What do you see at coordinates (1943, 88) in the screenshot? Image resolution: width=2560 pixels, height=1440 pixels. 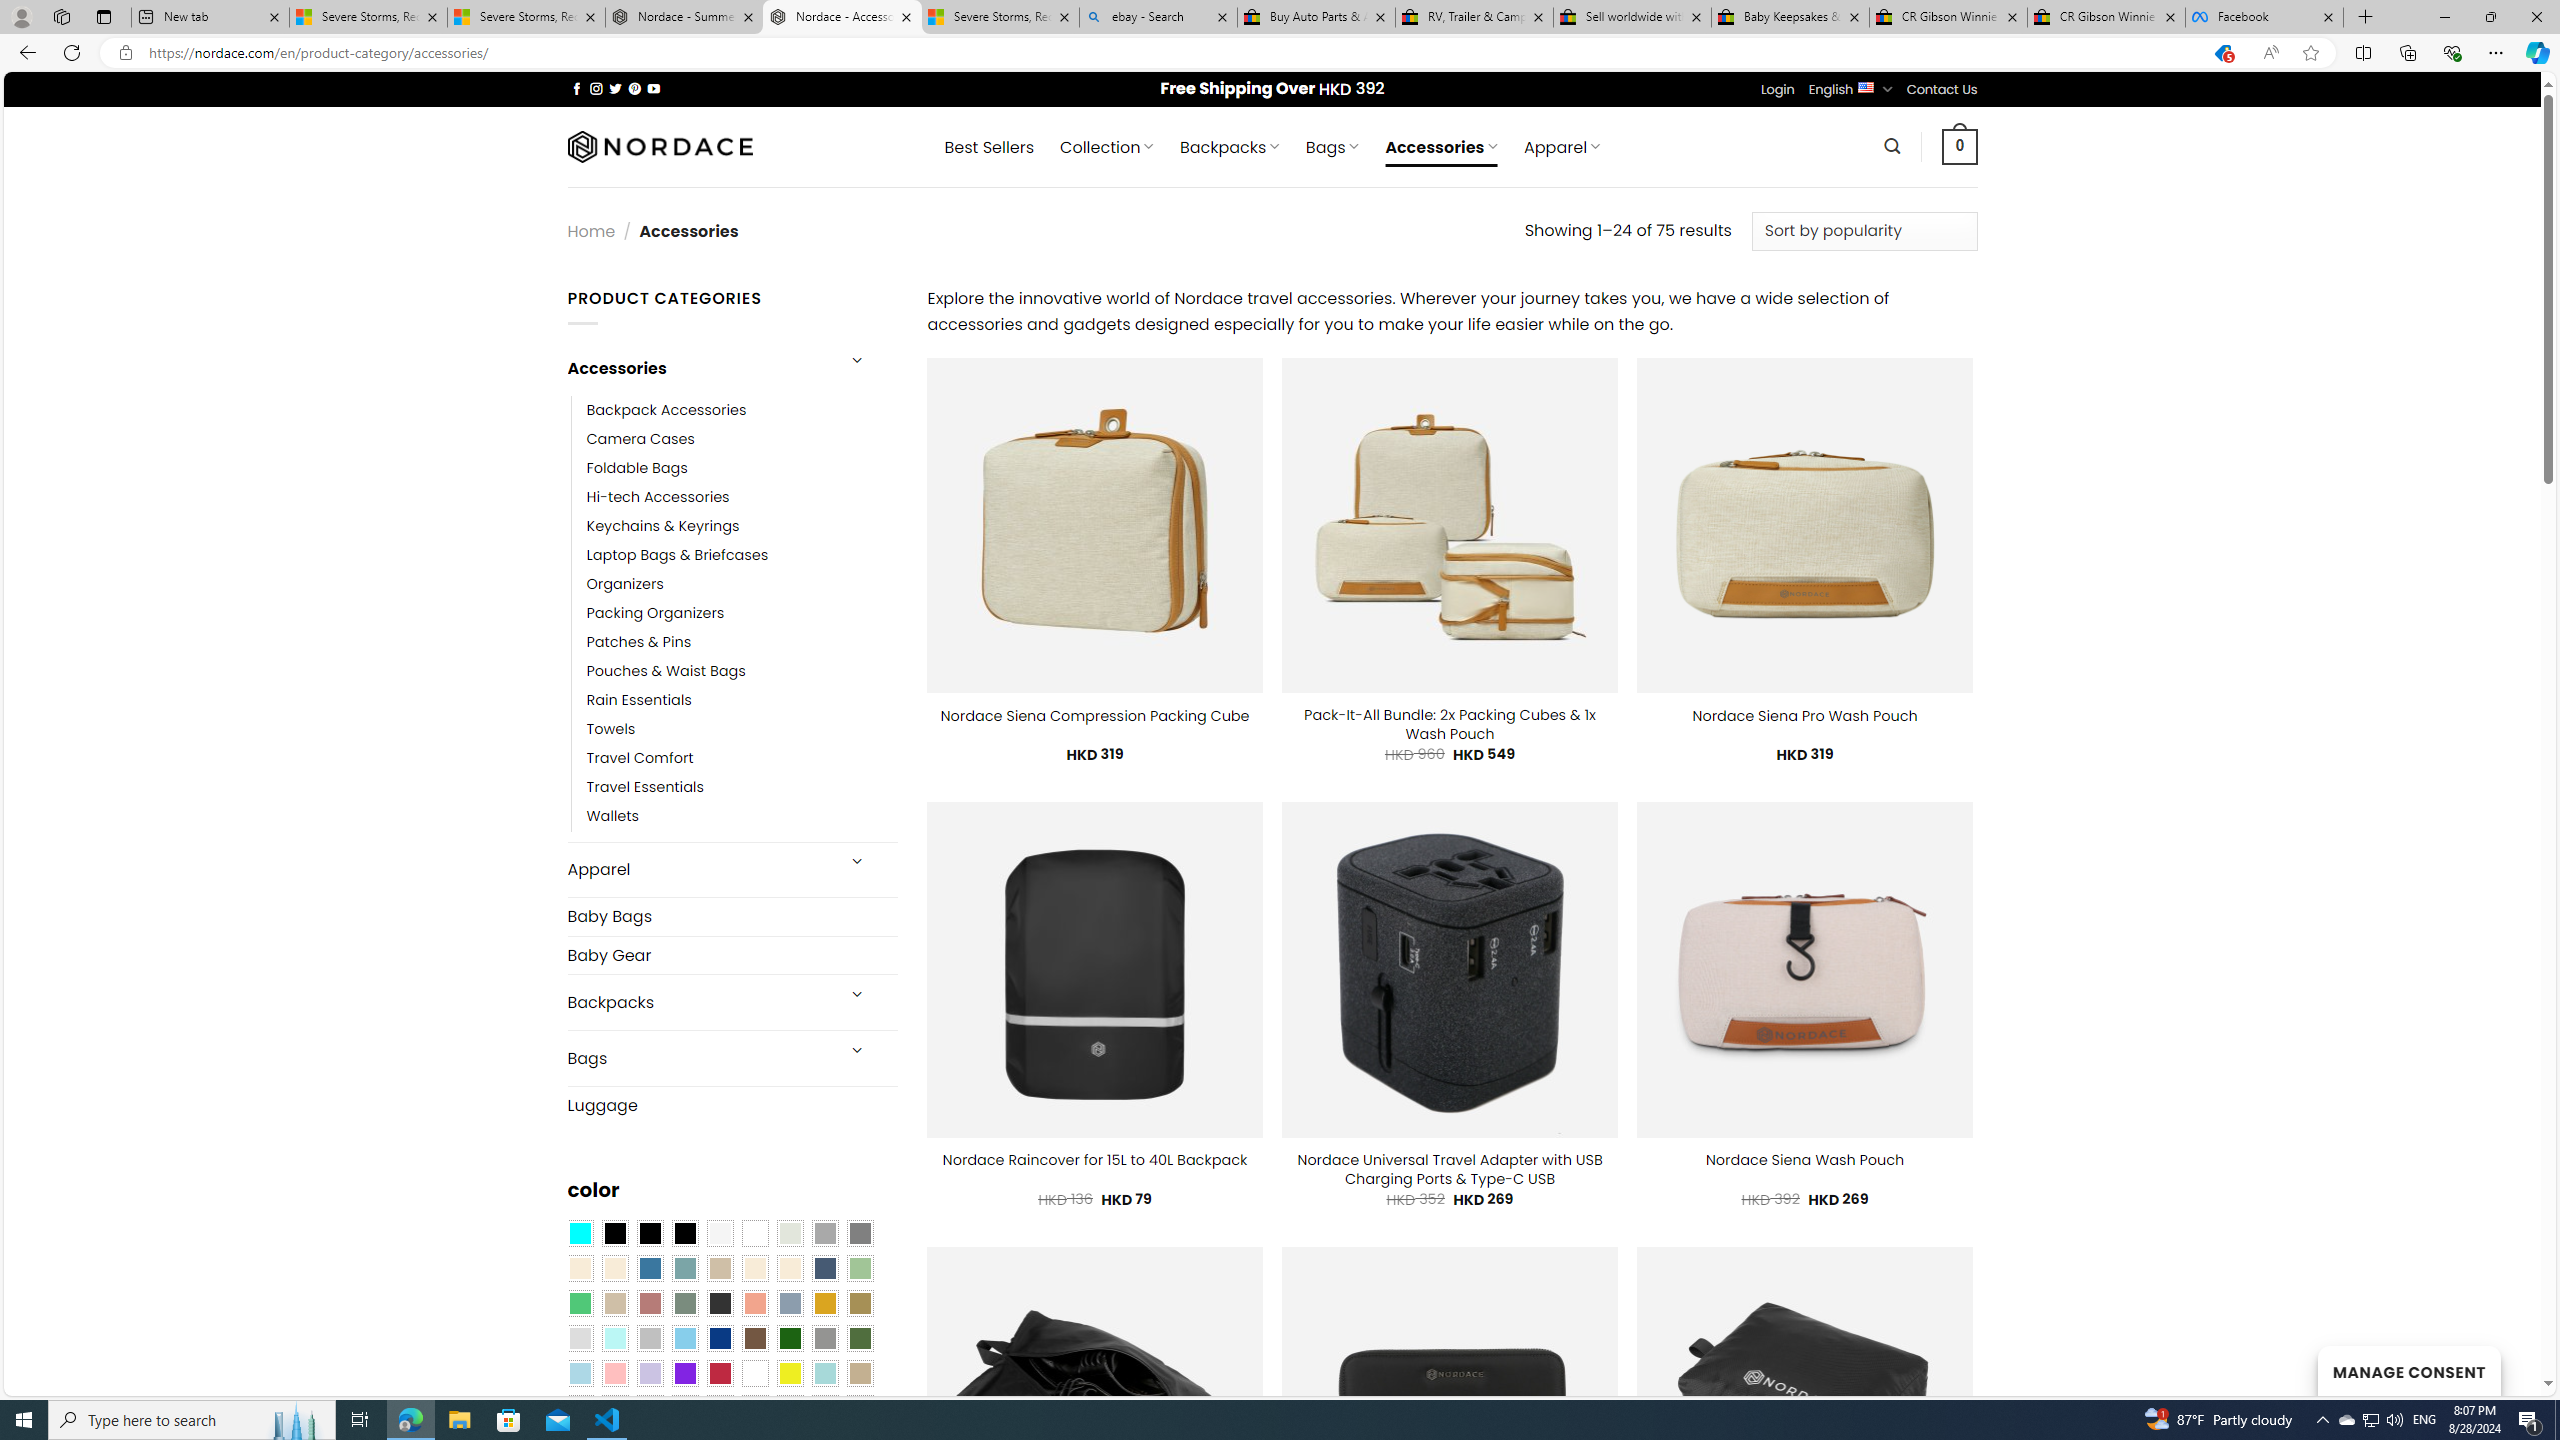 I see `'Contact Us'` at bounding box center [1943, 88].